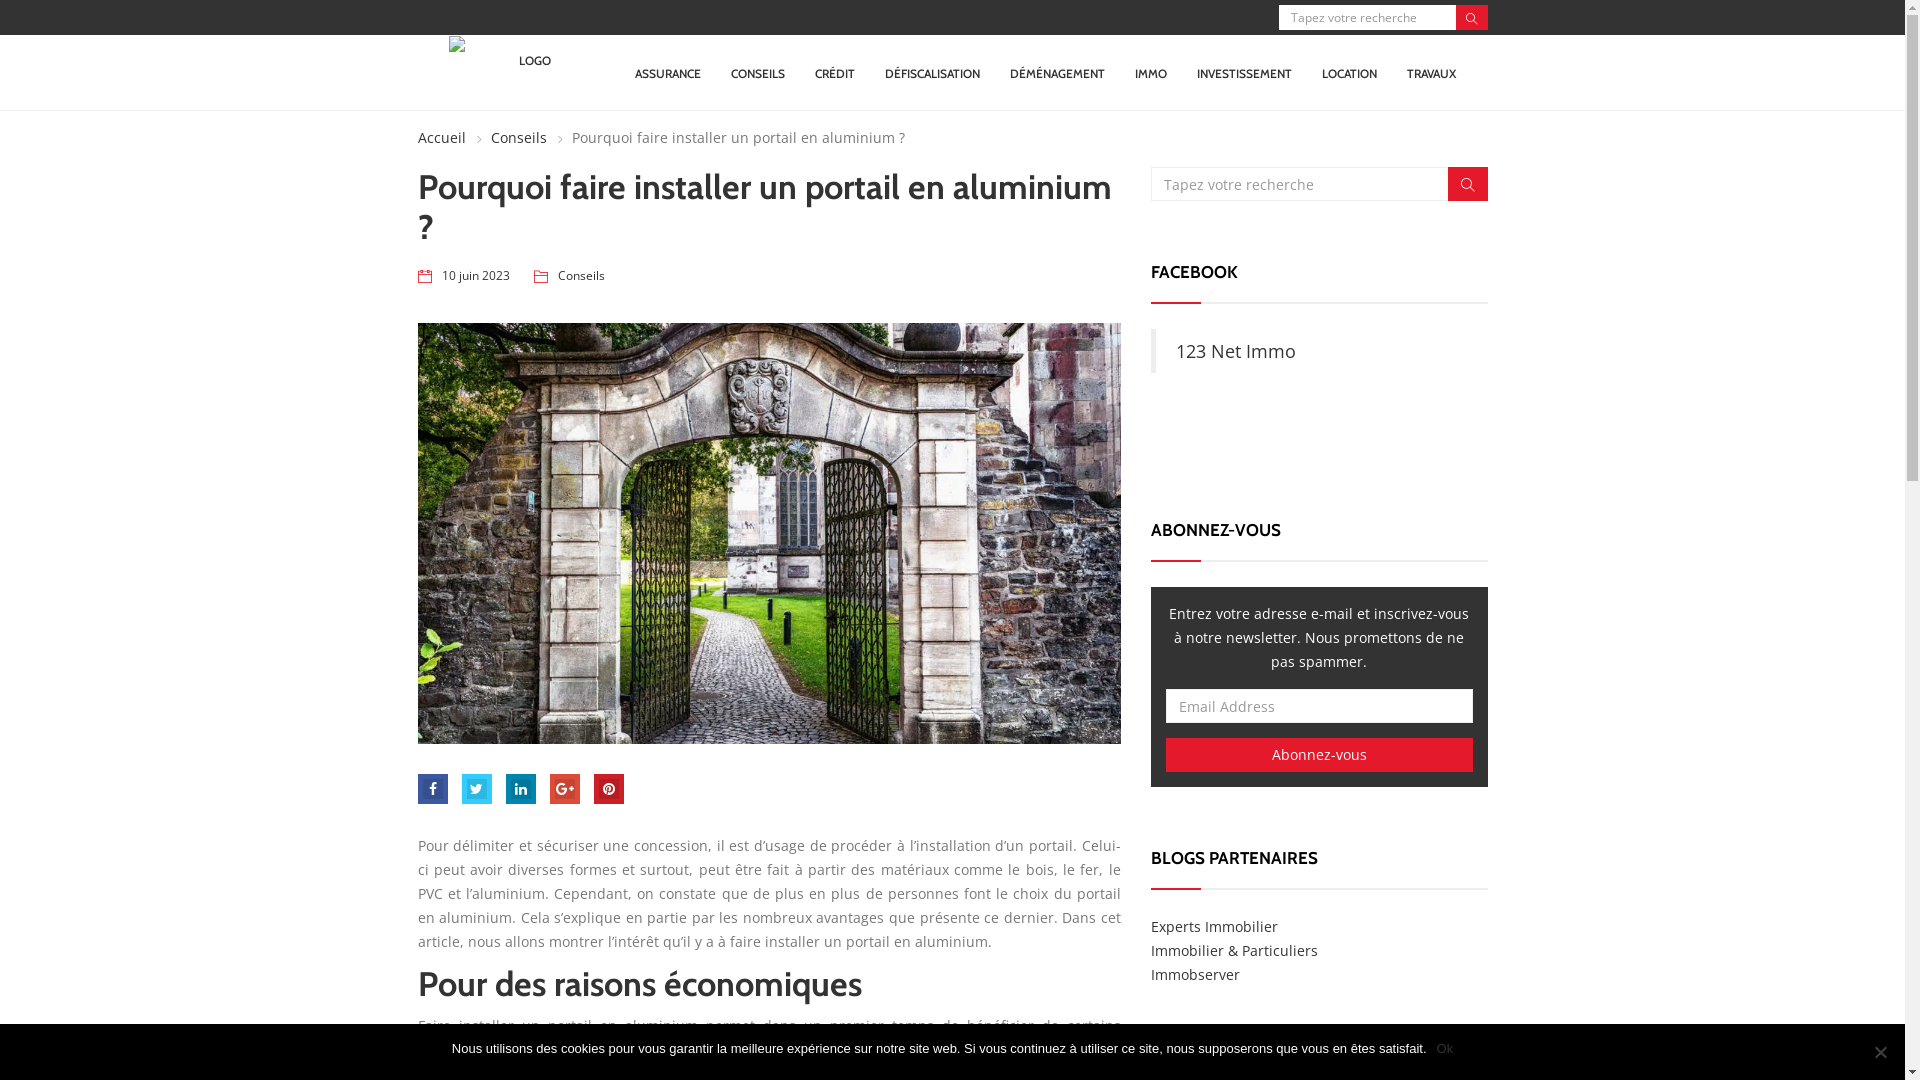 This screenshot has height=1080, width=1920. Describe the element at coordinates (1134, 72) in the screenshot. I see `'IMMO'` at that location.